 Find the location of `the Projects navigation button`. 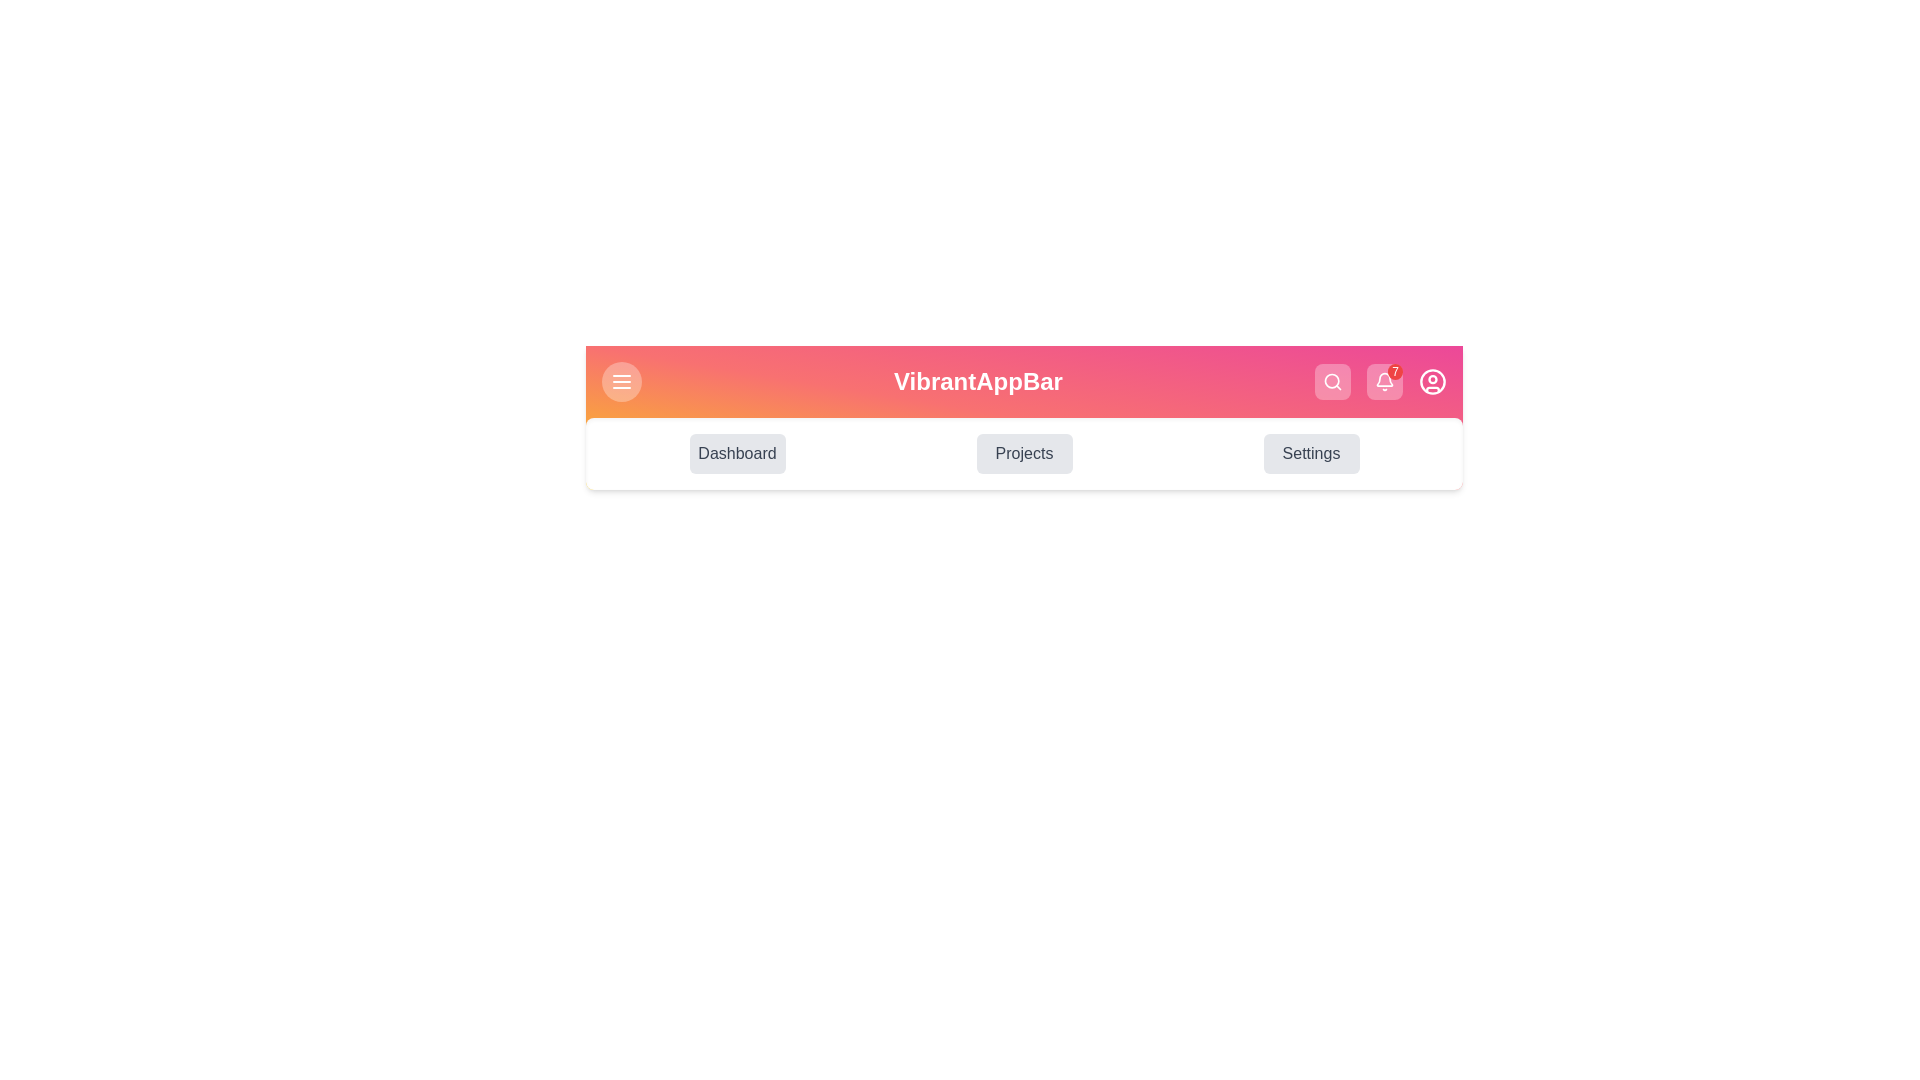

the Projects navigation button is located at coordinates (1024, 454).